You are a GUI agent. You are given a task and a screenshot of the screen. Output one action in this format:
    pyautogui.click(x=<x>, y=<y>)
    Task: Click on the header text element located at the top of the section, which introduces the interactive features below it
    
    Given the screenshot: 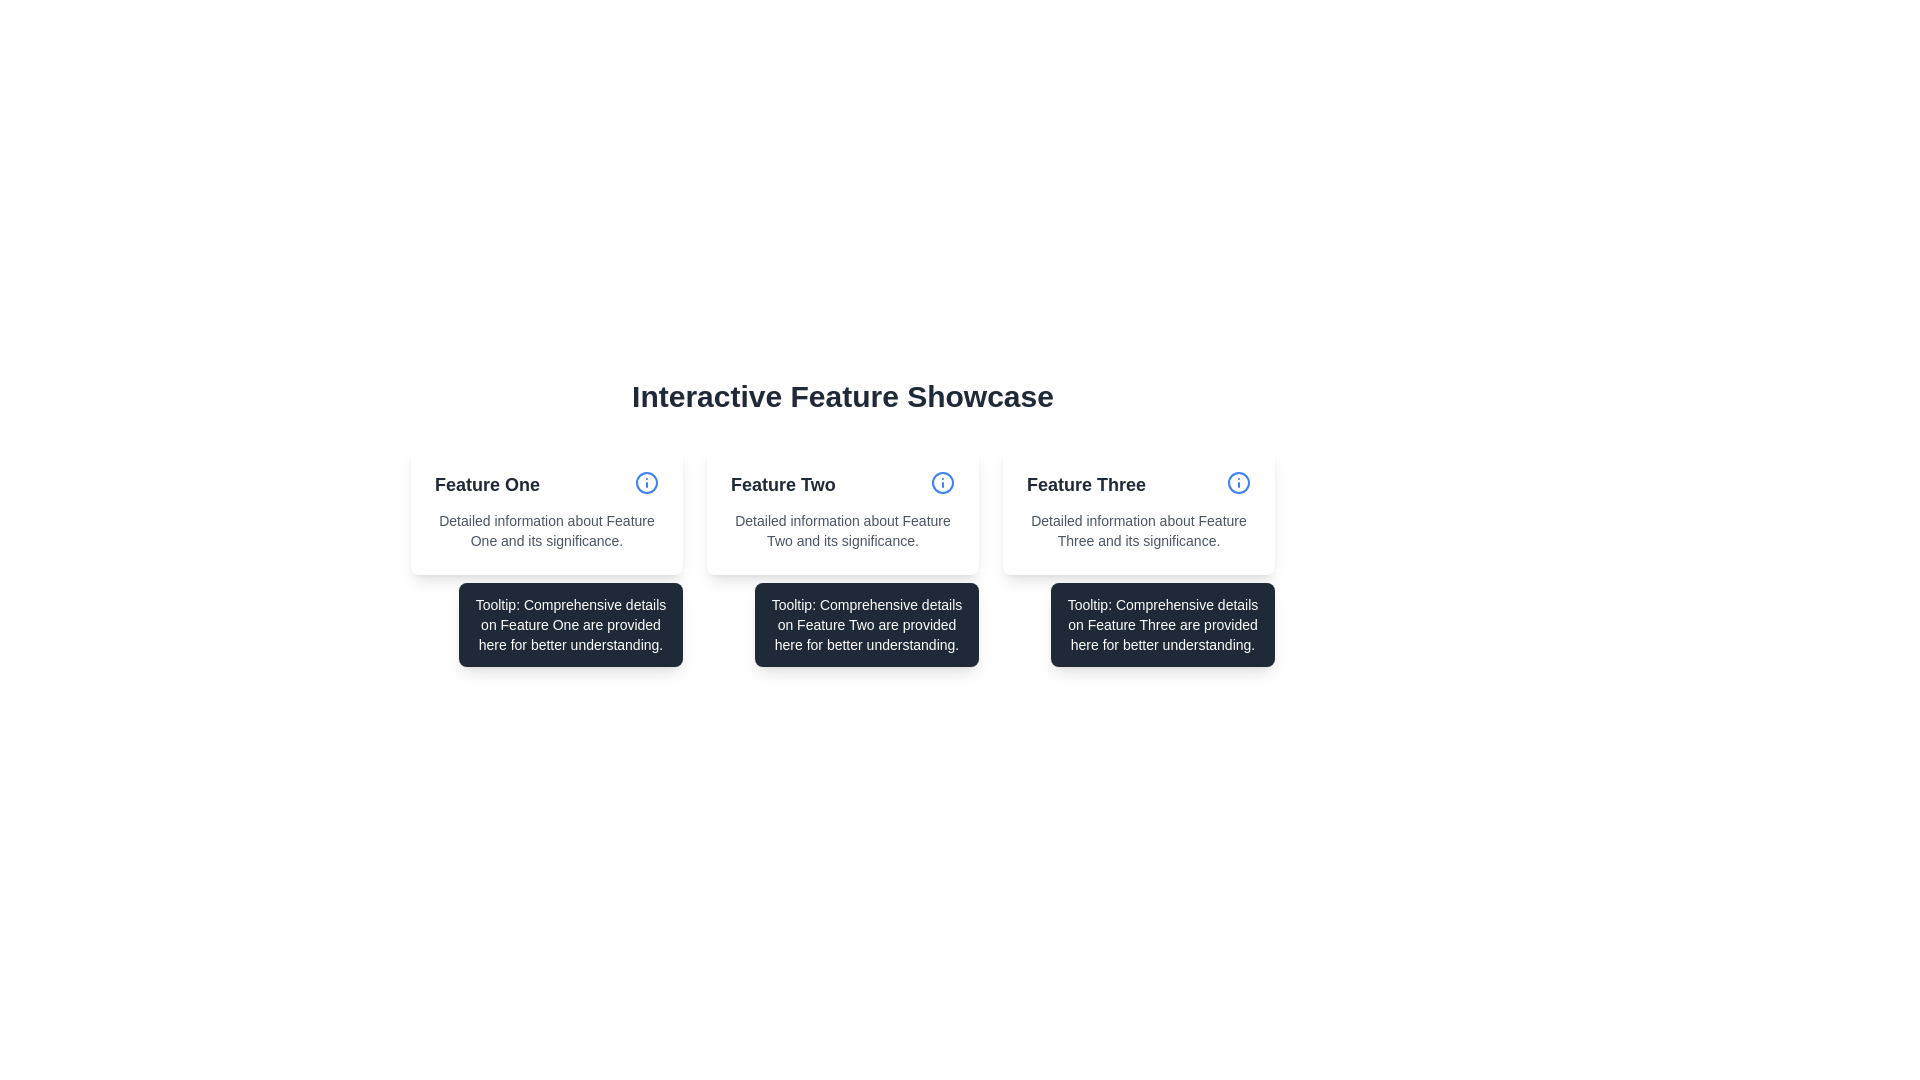 What is the action you would take?
    pyautogui.click(x=843, y=397)
    